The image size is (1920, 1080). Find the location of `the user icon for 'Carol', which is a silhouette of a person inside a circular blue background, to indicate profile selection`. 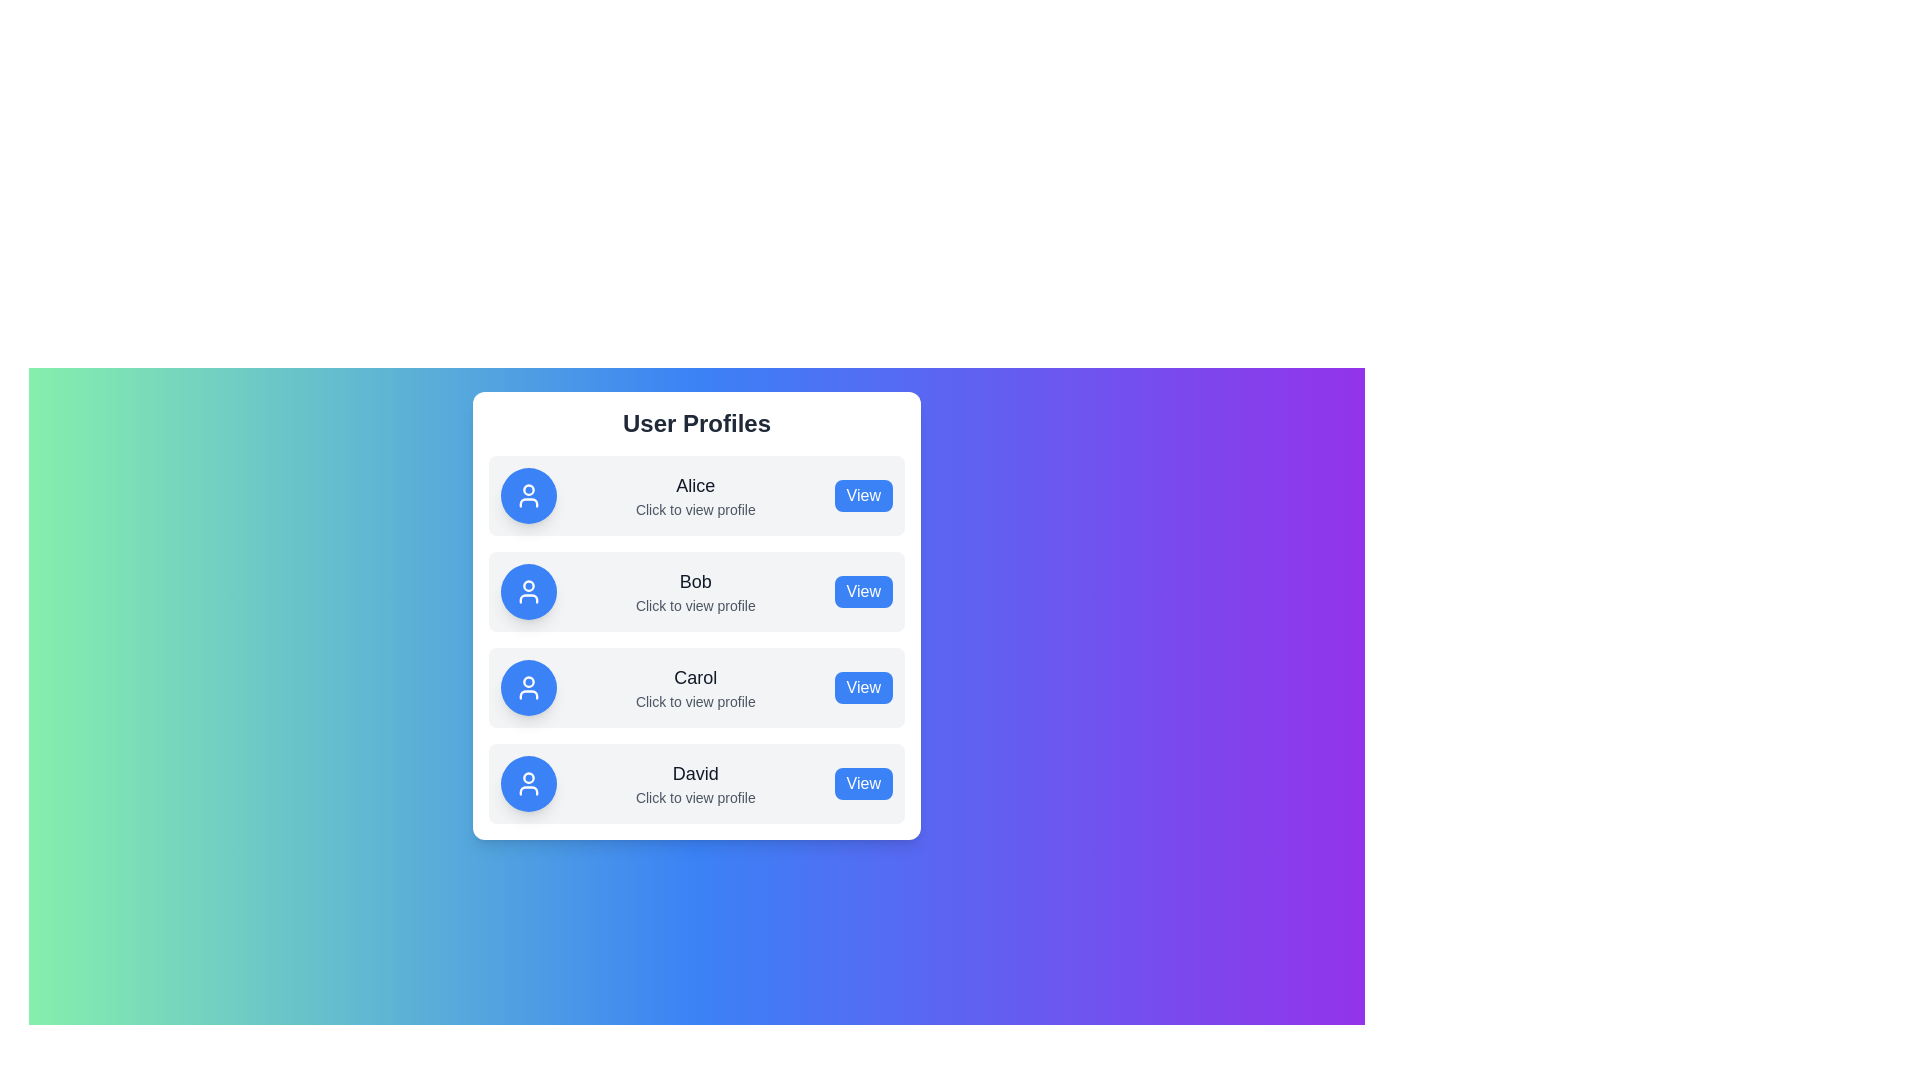

the user icon for 'Carol', which is a silhouette of a person inside a circular blue background, to indicate profile selection is located at coordinates (528, 686).